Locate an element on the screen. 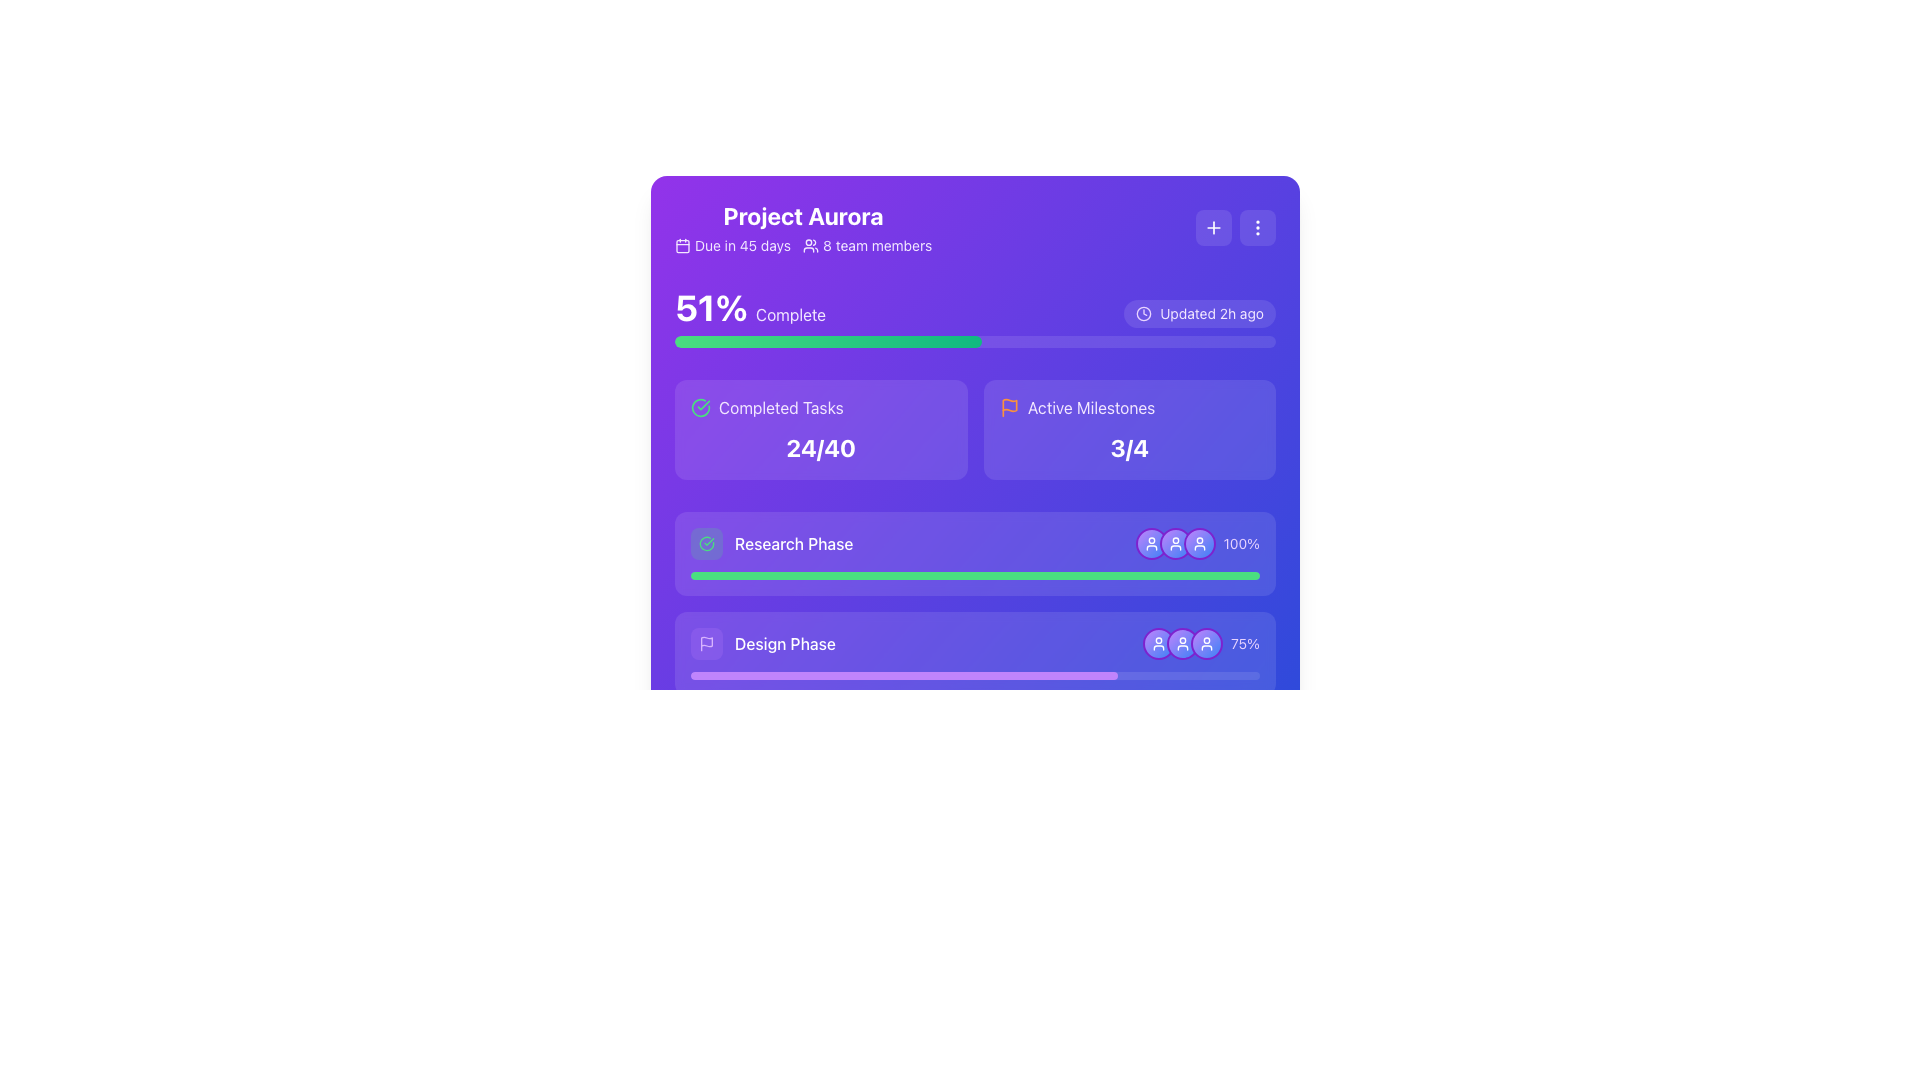  the Action bar buttons with rounded rectangles and semi-transparent purple background located at the top-right corner of the 'Project Aurora' panel is located at coordinates (1235, 226).